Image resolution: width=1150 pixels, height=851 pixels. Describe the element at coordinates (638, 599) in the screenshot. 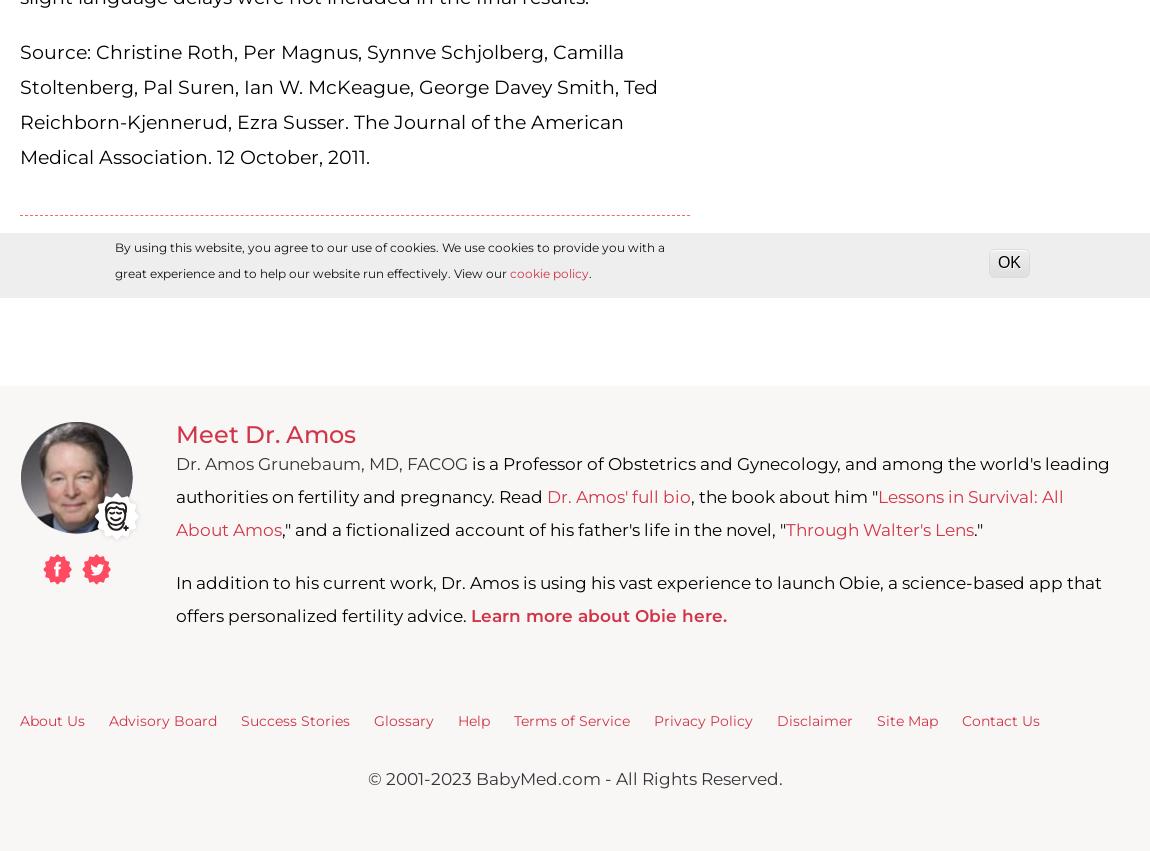

I see `'In addition to his current work, Dr. Amos is using his vast experience to launch Obie, a science-based app that offers personalized fertility advice.'` at that location.